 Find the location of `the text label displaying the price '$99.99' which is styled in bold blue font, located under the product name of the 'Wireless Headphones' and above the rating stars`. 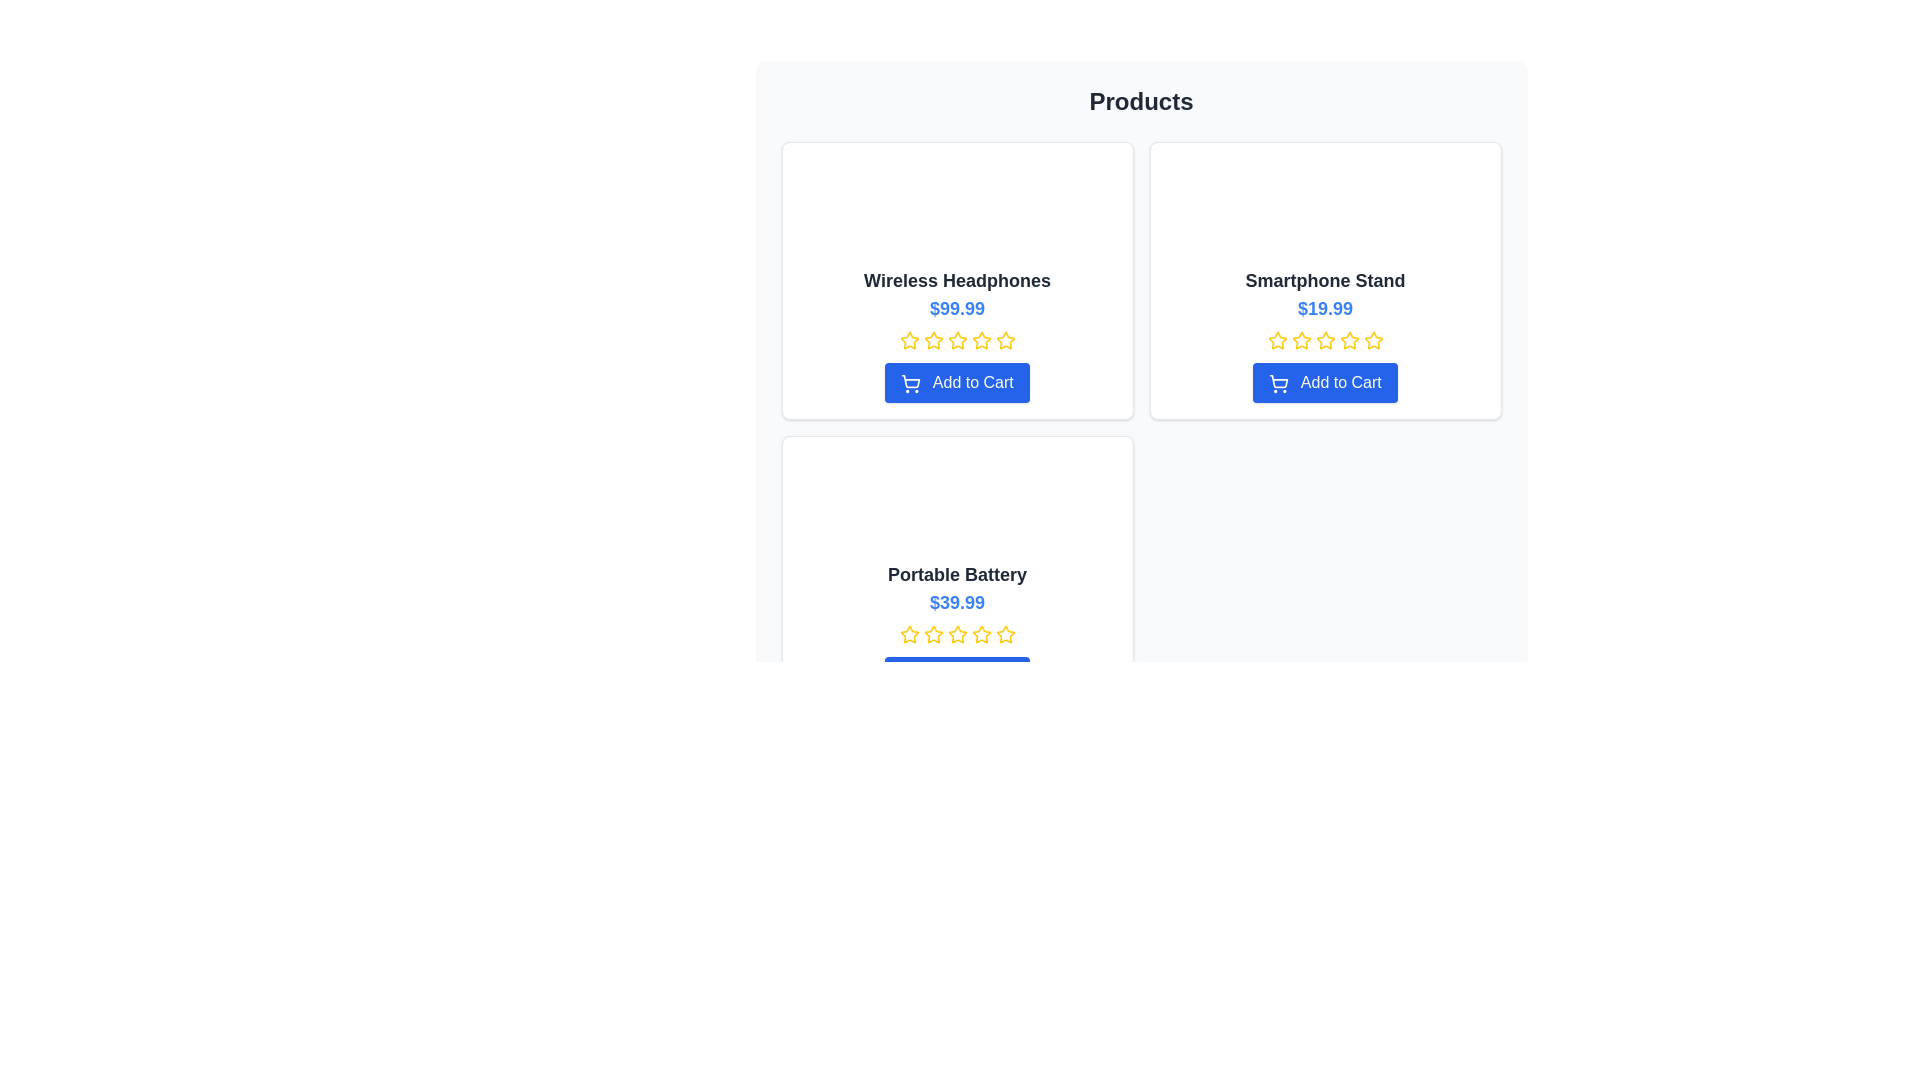

the text label displaying the price '$99.99' which is styled in bold blue font, located under the product name of the 'Wireless Headphones' and above the rating stars is located at coordinates (956, 308).